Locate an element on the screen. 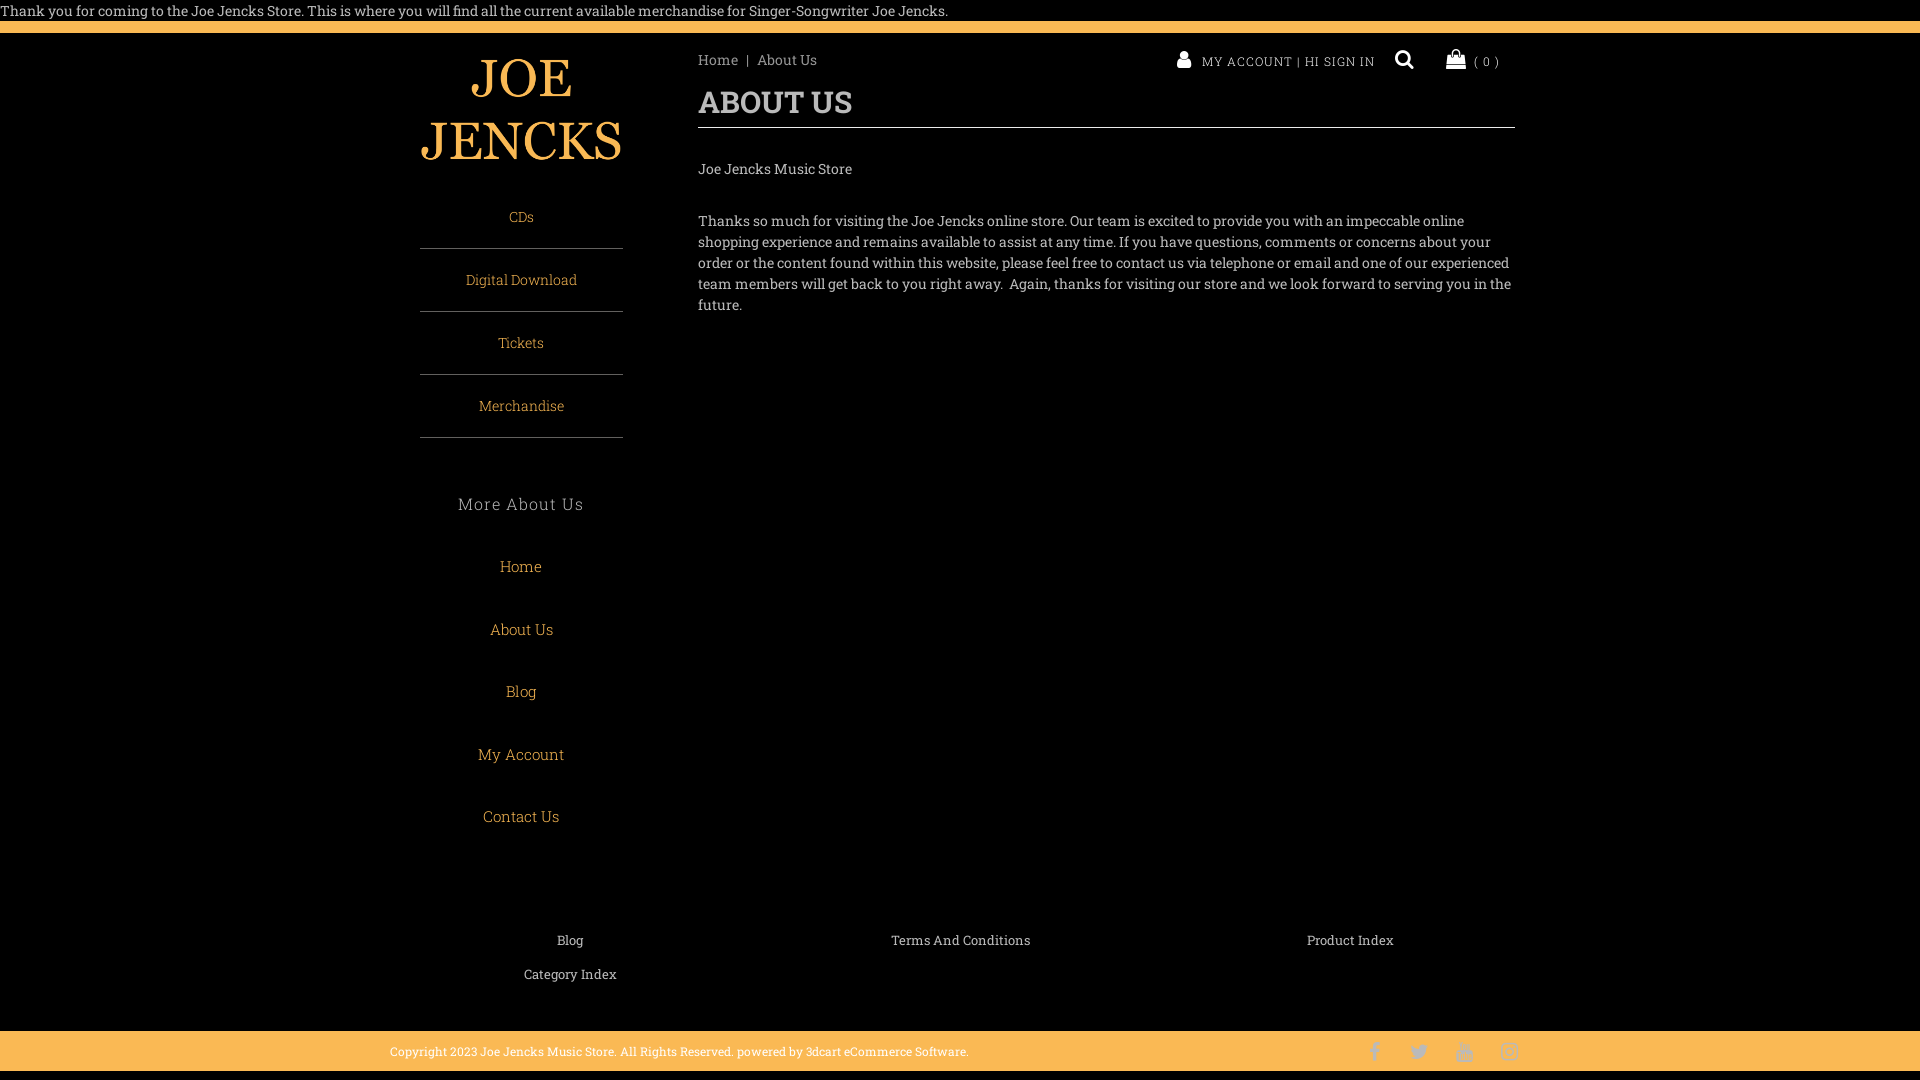 The image size is (1920, 1080). 'Digital Download' is located at coordinates (521, 280).